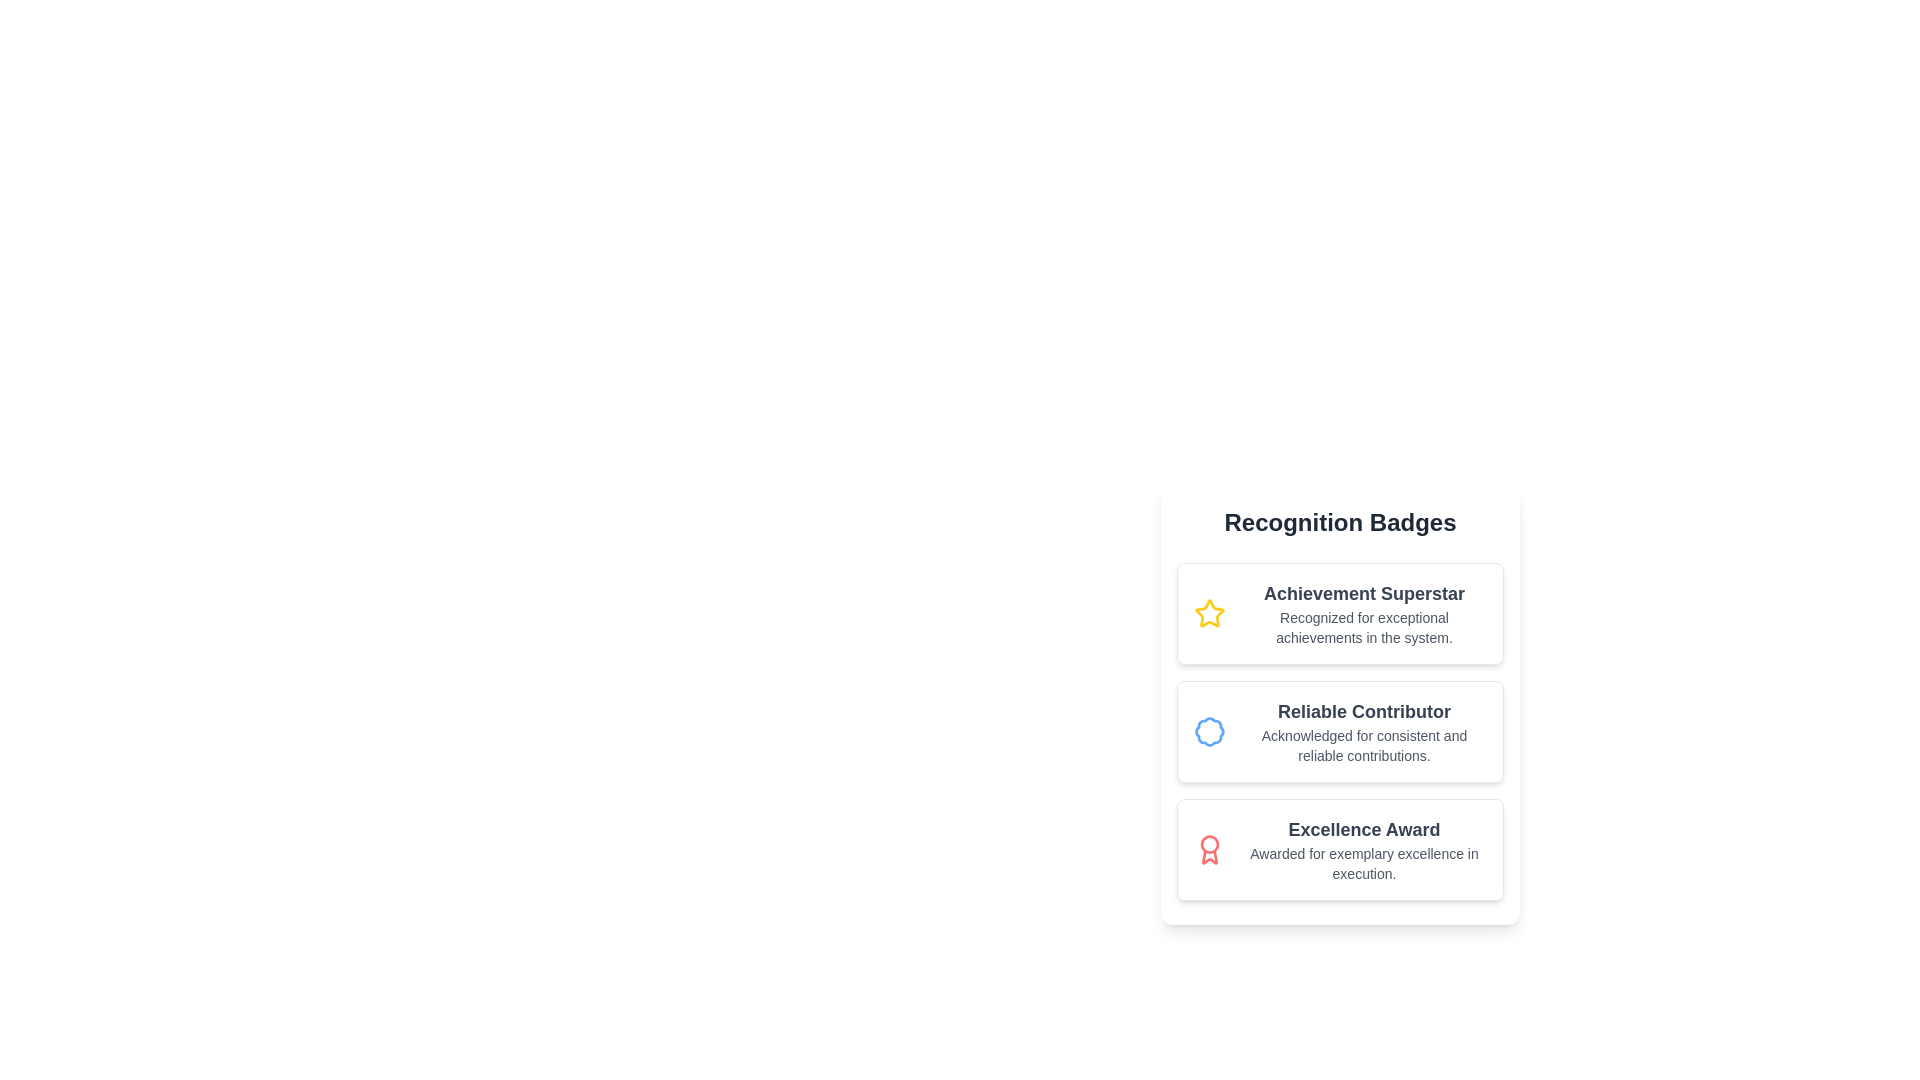 This screenshot has width=1920, height=1080. I want to click on the yellow star icon with a hollow center in the 'Achievement Superstar' badge of the 'Recognition Badges' section, so click(1217, 612).